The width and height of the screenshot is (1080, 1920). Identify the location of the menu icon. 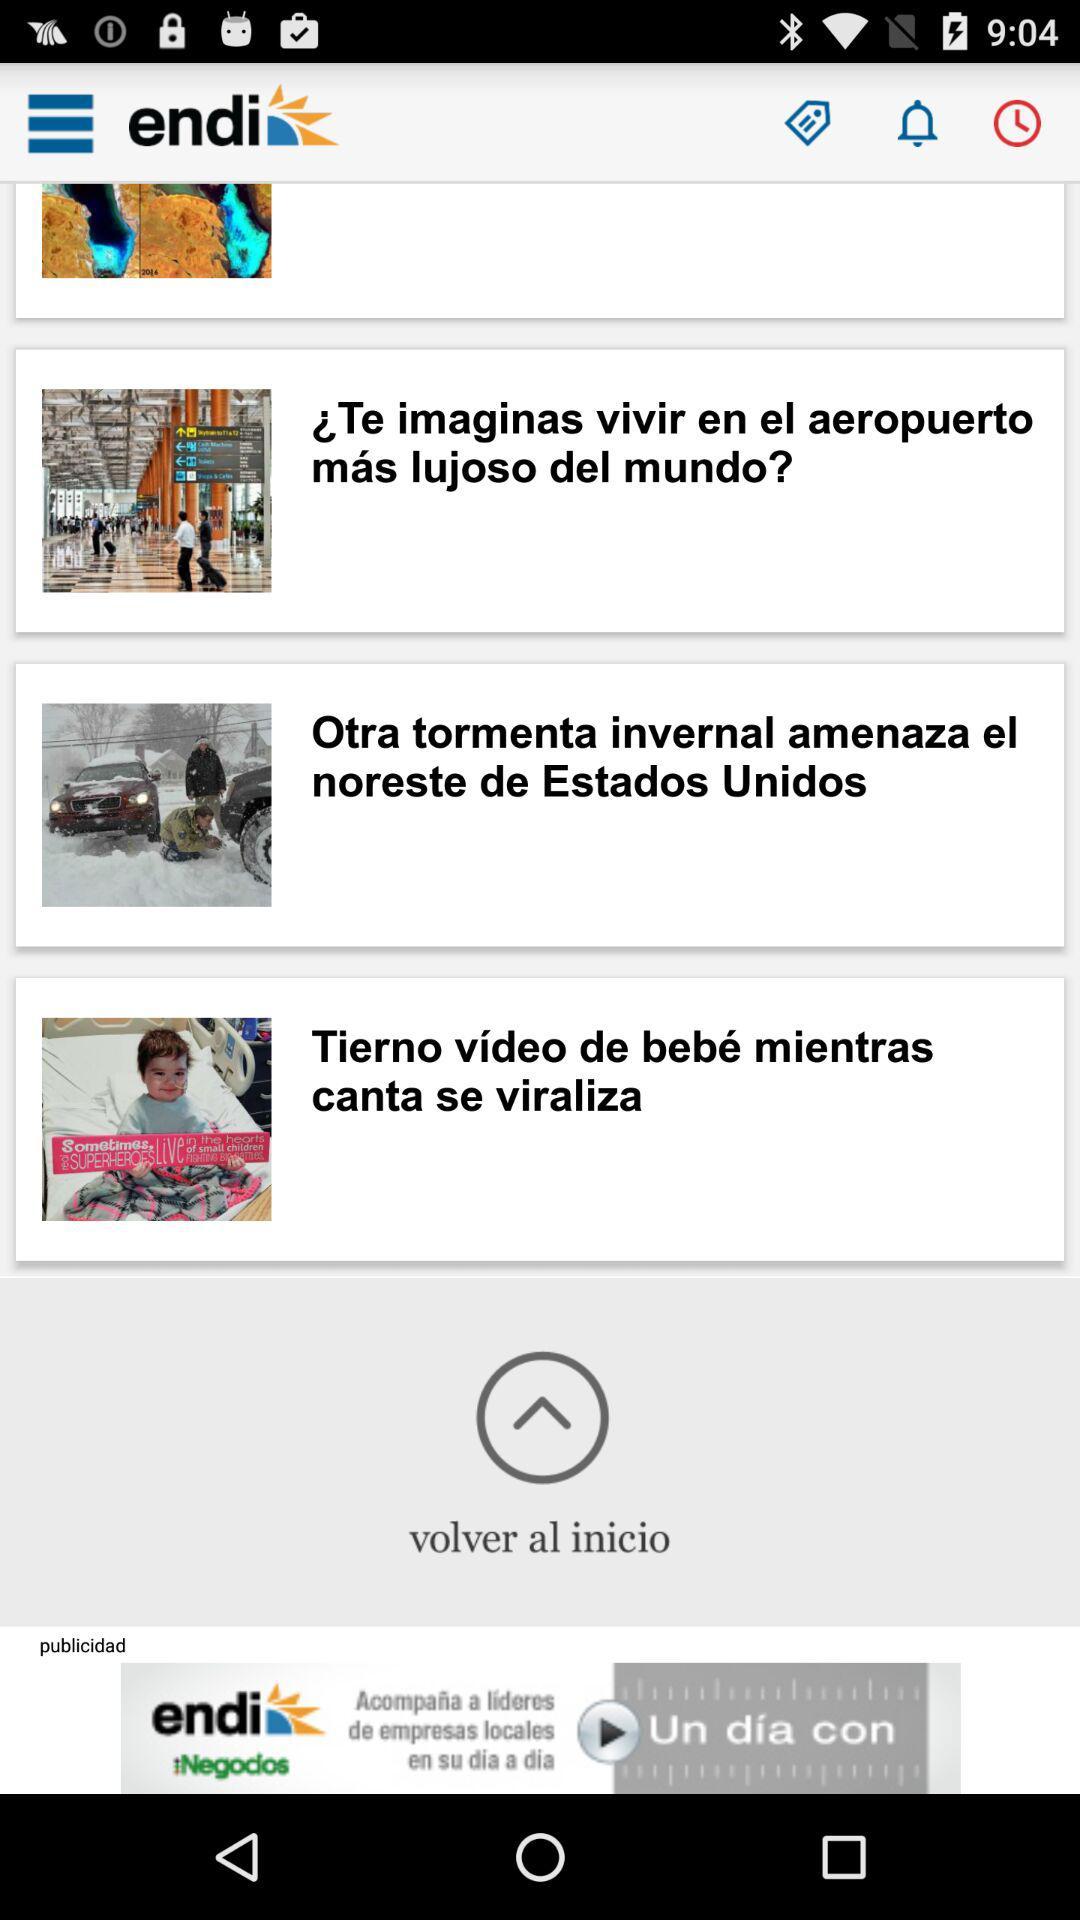
(59, 131).